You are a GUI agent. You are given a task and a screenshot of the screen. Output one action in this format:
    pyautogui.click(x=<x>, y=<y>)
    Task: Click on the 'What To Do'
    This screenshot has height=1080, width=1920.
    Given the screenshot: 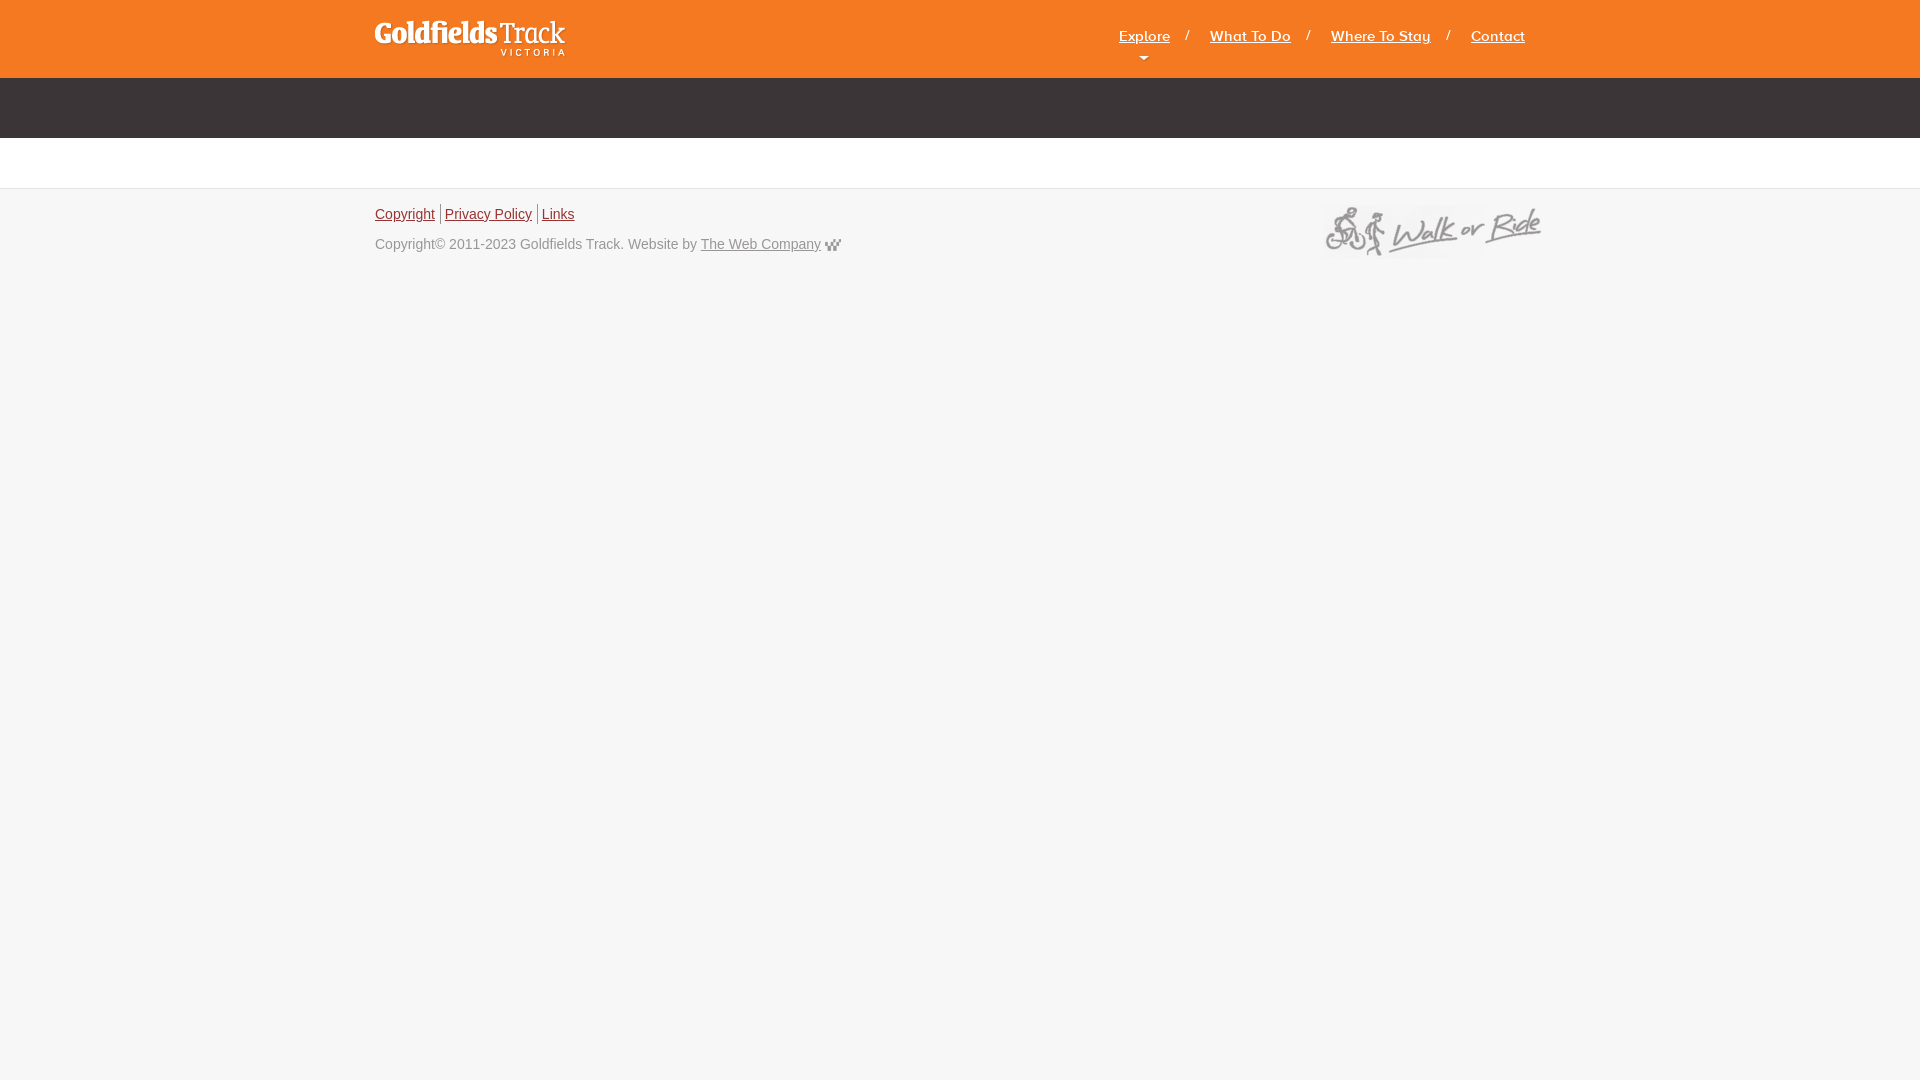 What is the action you would take?
    pyautogui.click(x=1249, y=36)
    